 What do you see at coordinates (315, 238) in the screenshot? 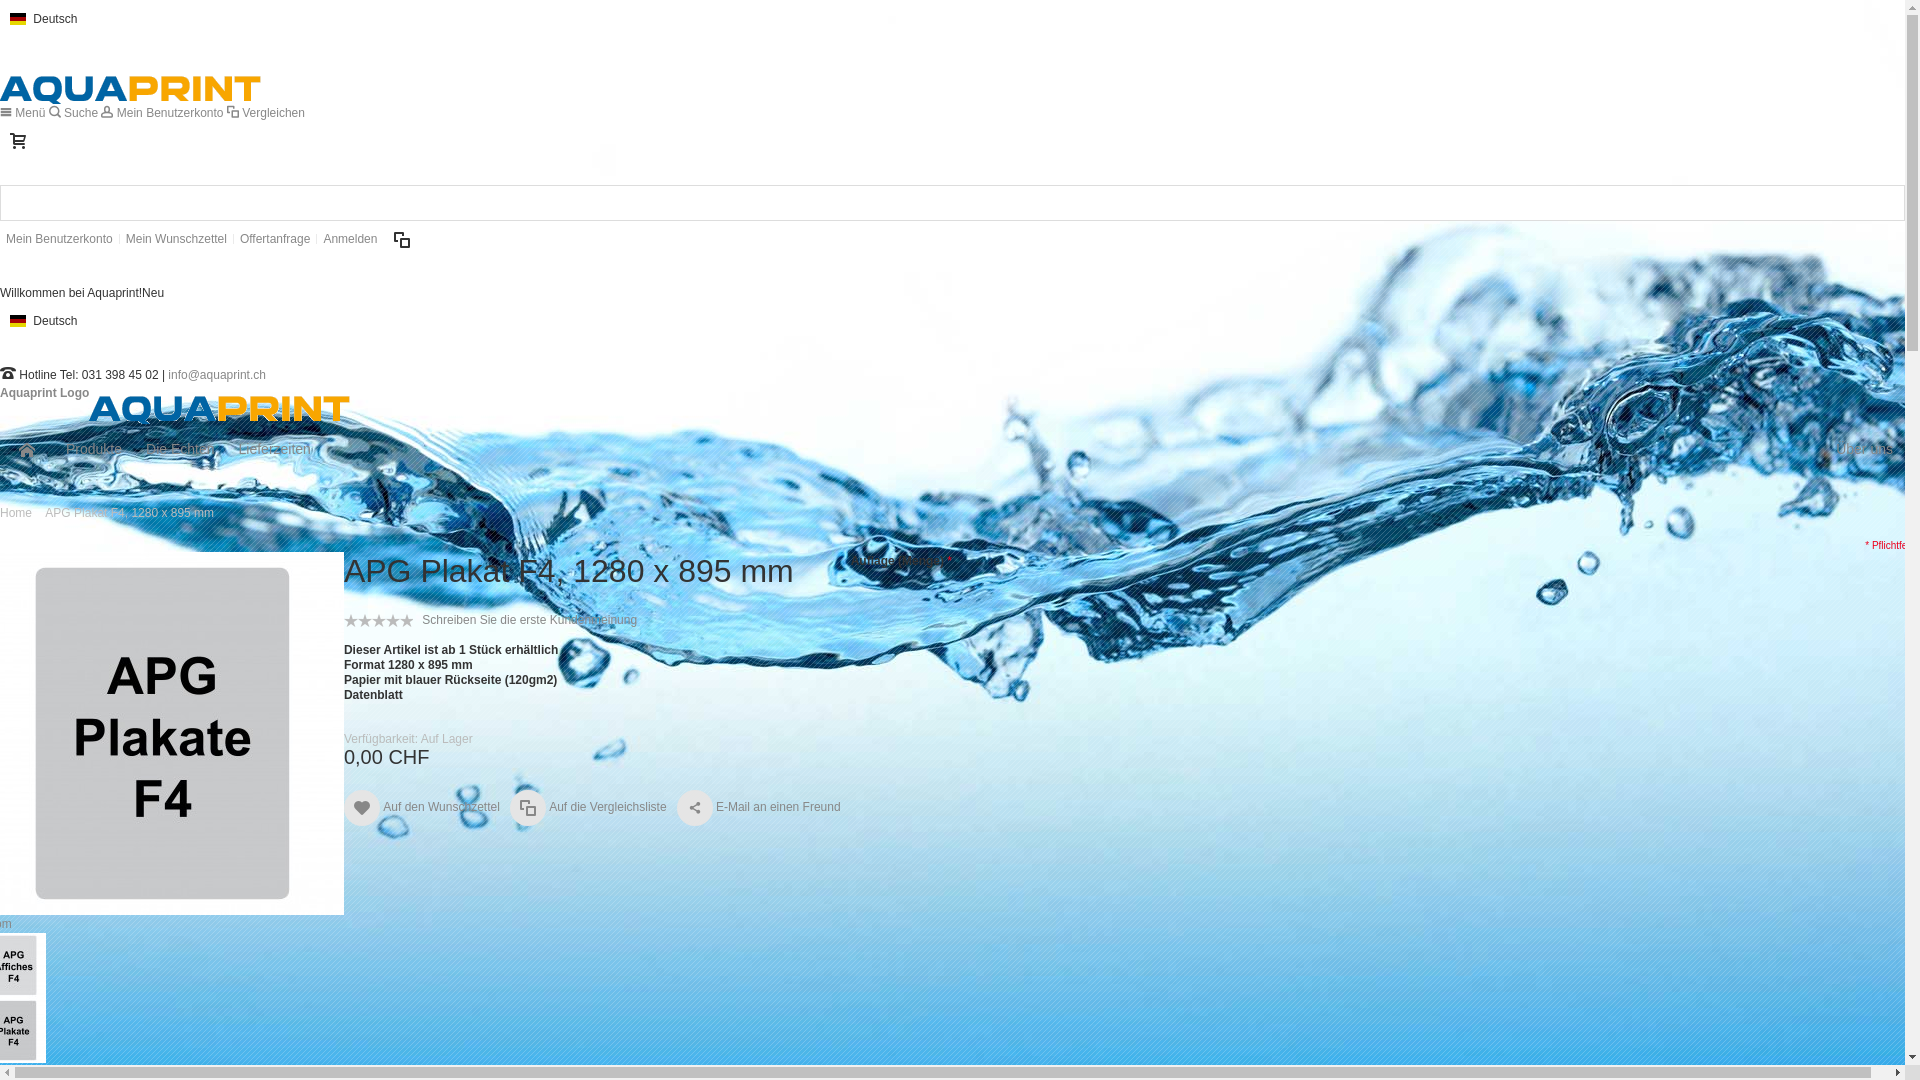
I see `'Anmelden'` at bounding box center [315, 238].